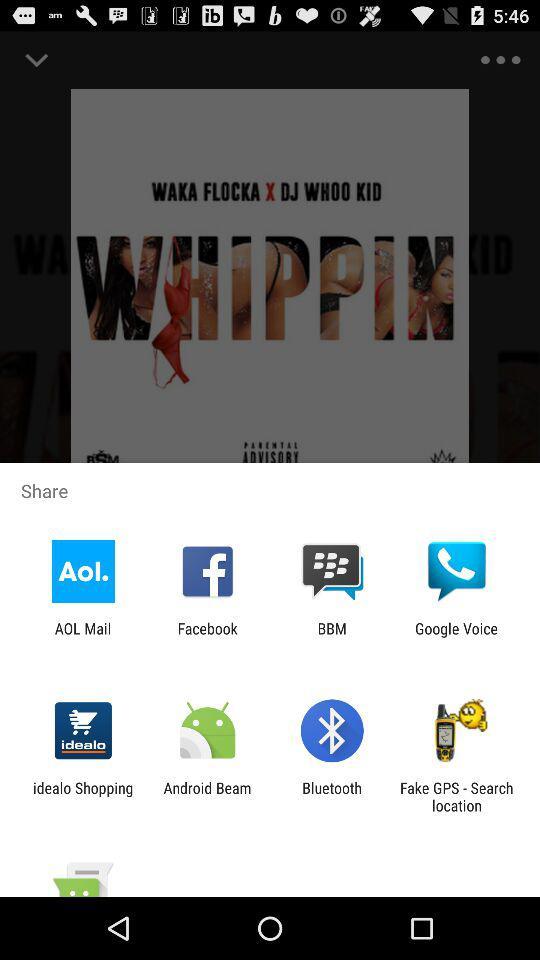 Image resolution: width=540 pixels, height=960 pixels. What do you see at coordinates (332, 636) in the screenshot?
I see `the icon to the right of the facebook` at bounding box center [332, 636].